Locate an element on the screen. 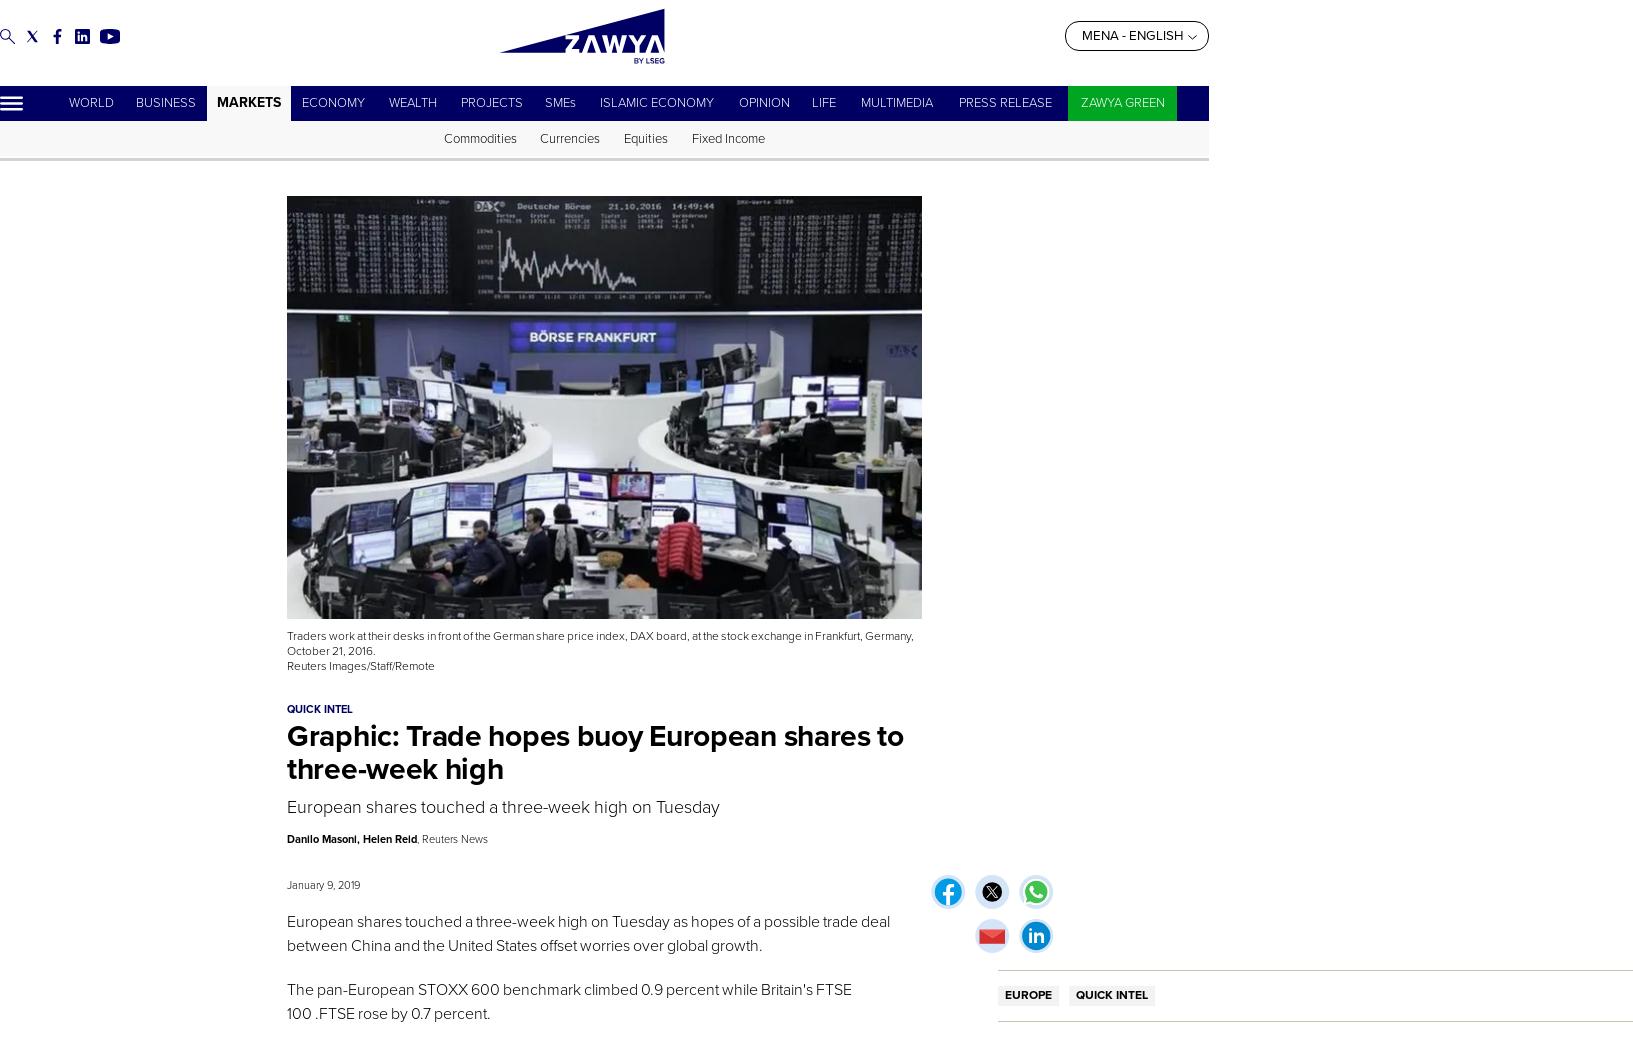 Image resolution: width=1633 pixels, height=1048 pixels. 'WORLD' is located at coordinates (66, 102).